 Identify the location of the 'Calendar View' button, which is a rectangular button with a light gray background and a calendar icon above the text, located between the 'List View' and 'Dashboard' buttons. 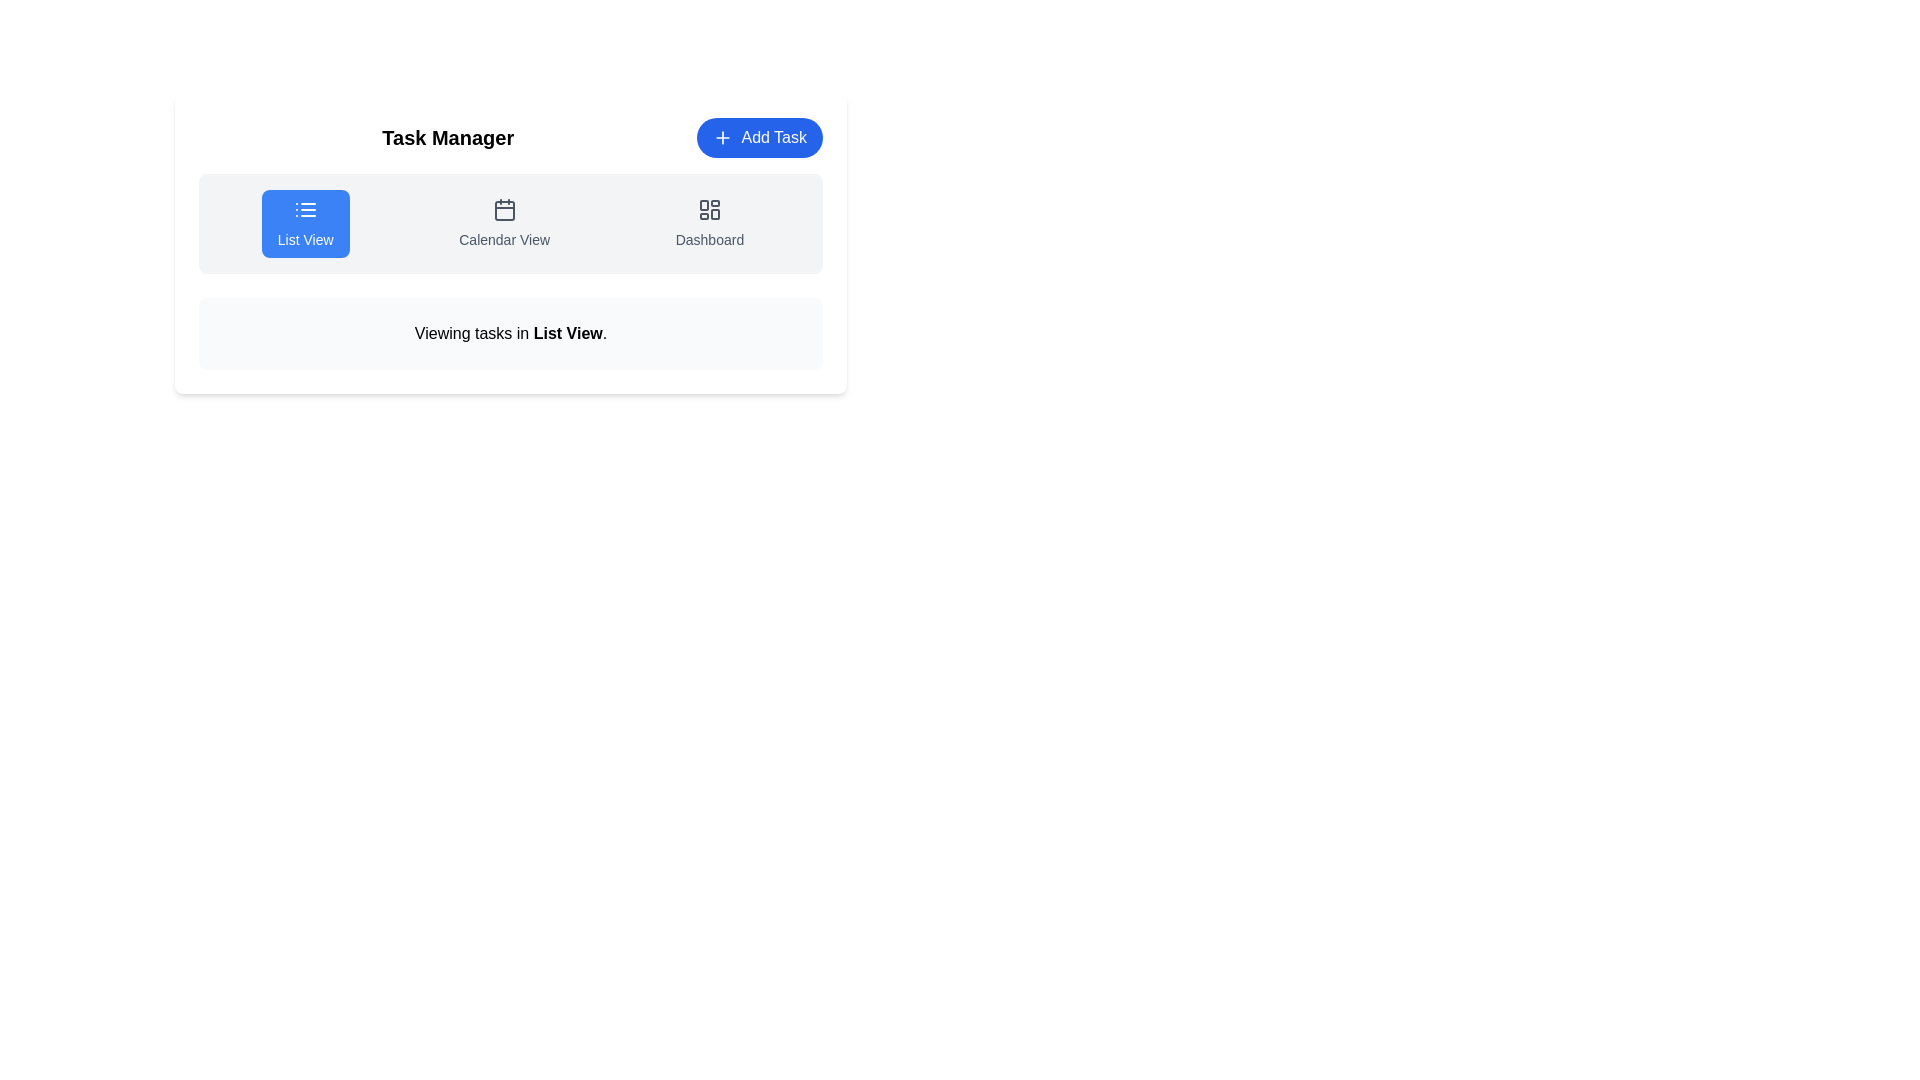
(504, 223).